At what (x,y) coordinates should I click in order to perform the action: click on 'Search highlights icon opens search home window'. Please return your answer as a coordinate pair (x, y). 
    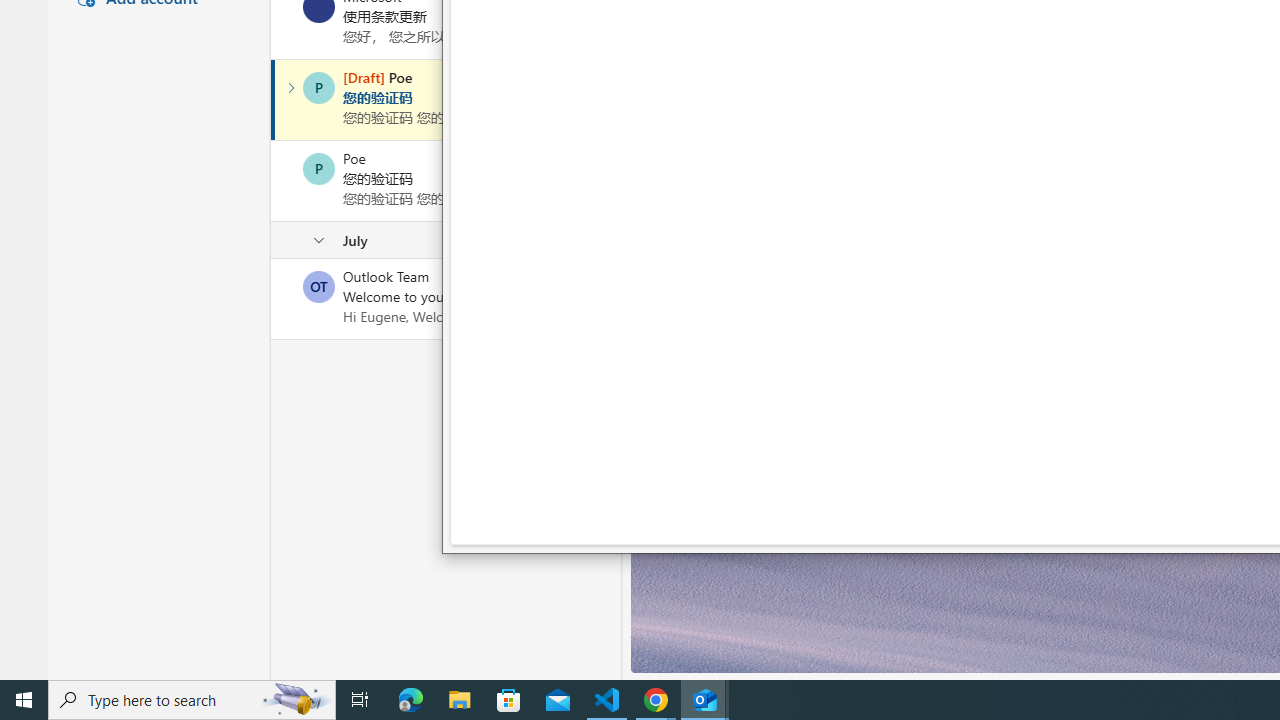
    Looking at the image, I should click on (294, 698).